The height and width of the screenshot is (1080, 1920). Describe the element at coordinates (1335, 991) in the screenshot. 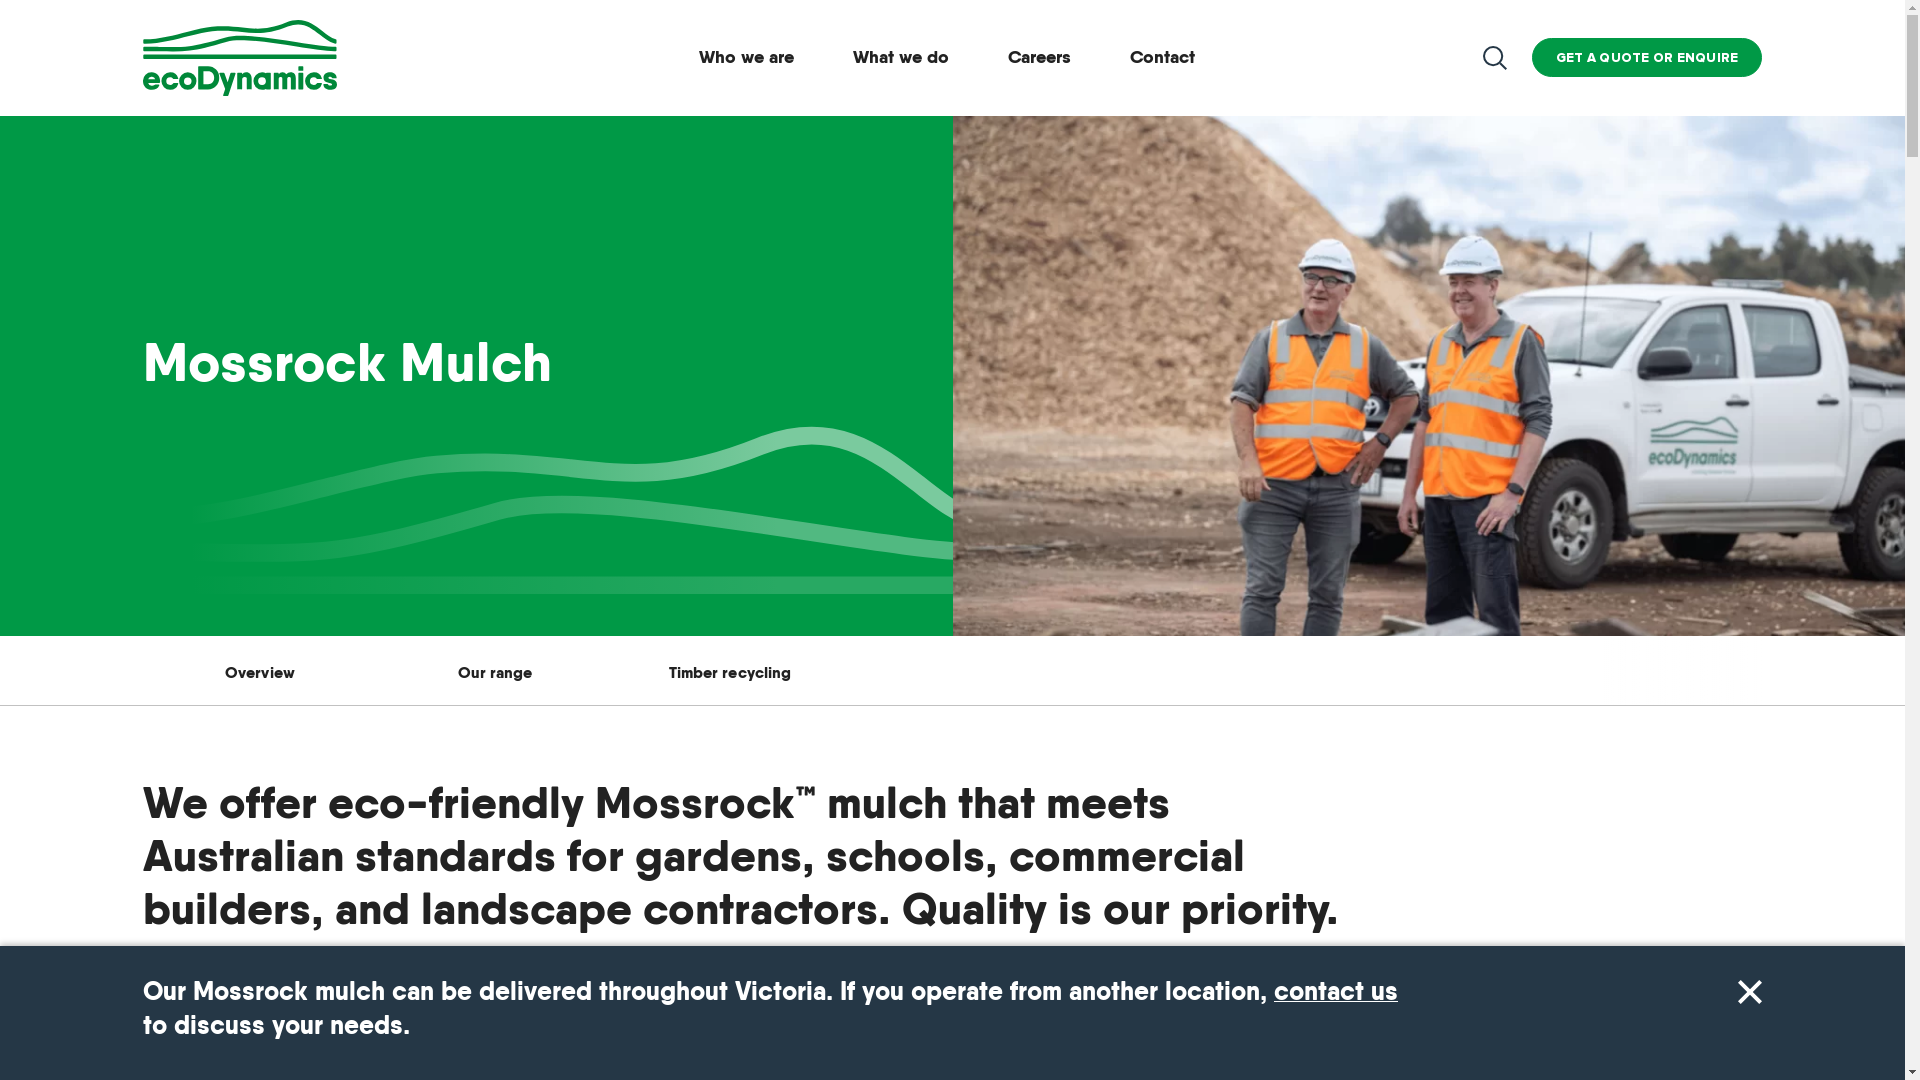

I see `'contact us'` at that location.